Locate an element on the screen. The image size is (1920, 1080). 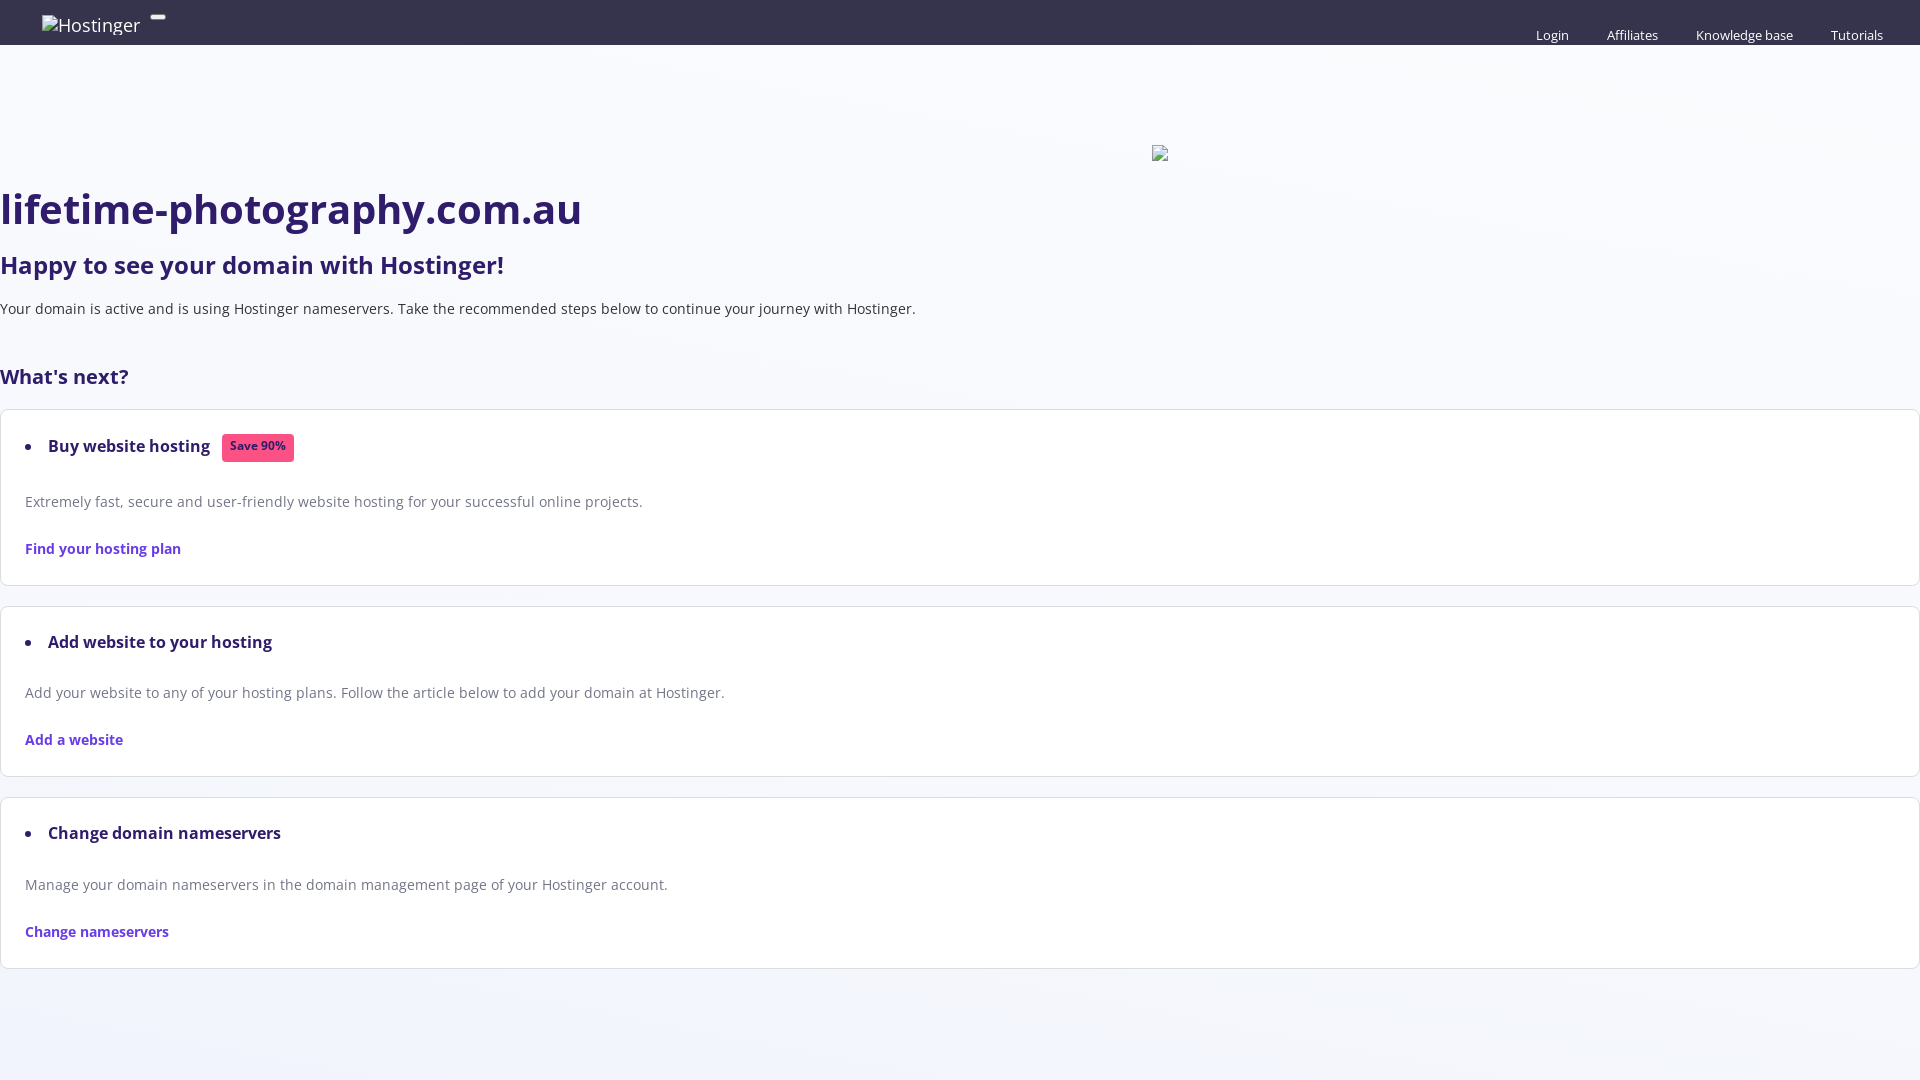
'Knowledge base' is located at coordinates (1684, 34).